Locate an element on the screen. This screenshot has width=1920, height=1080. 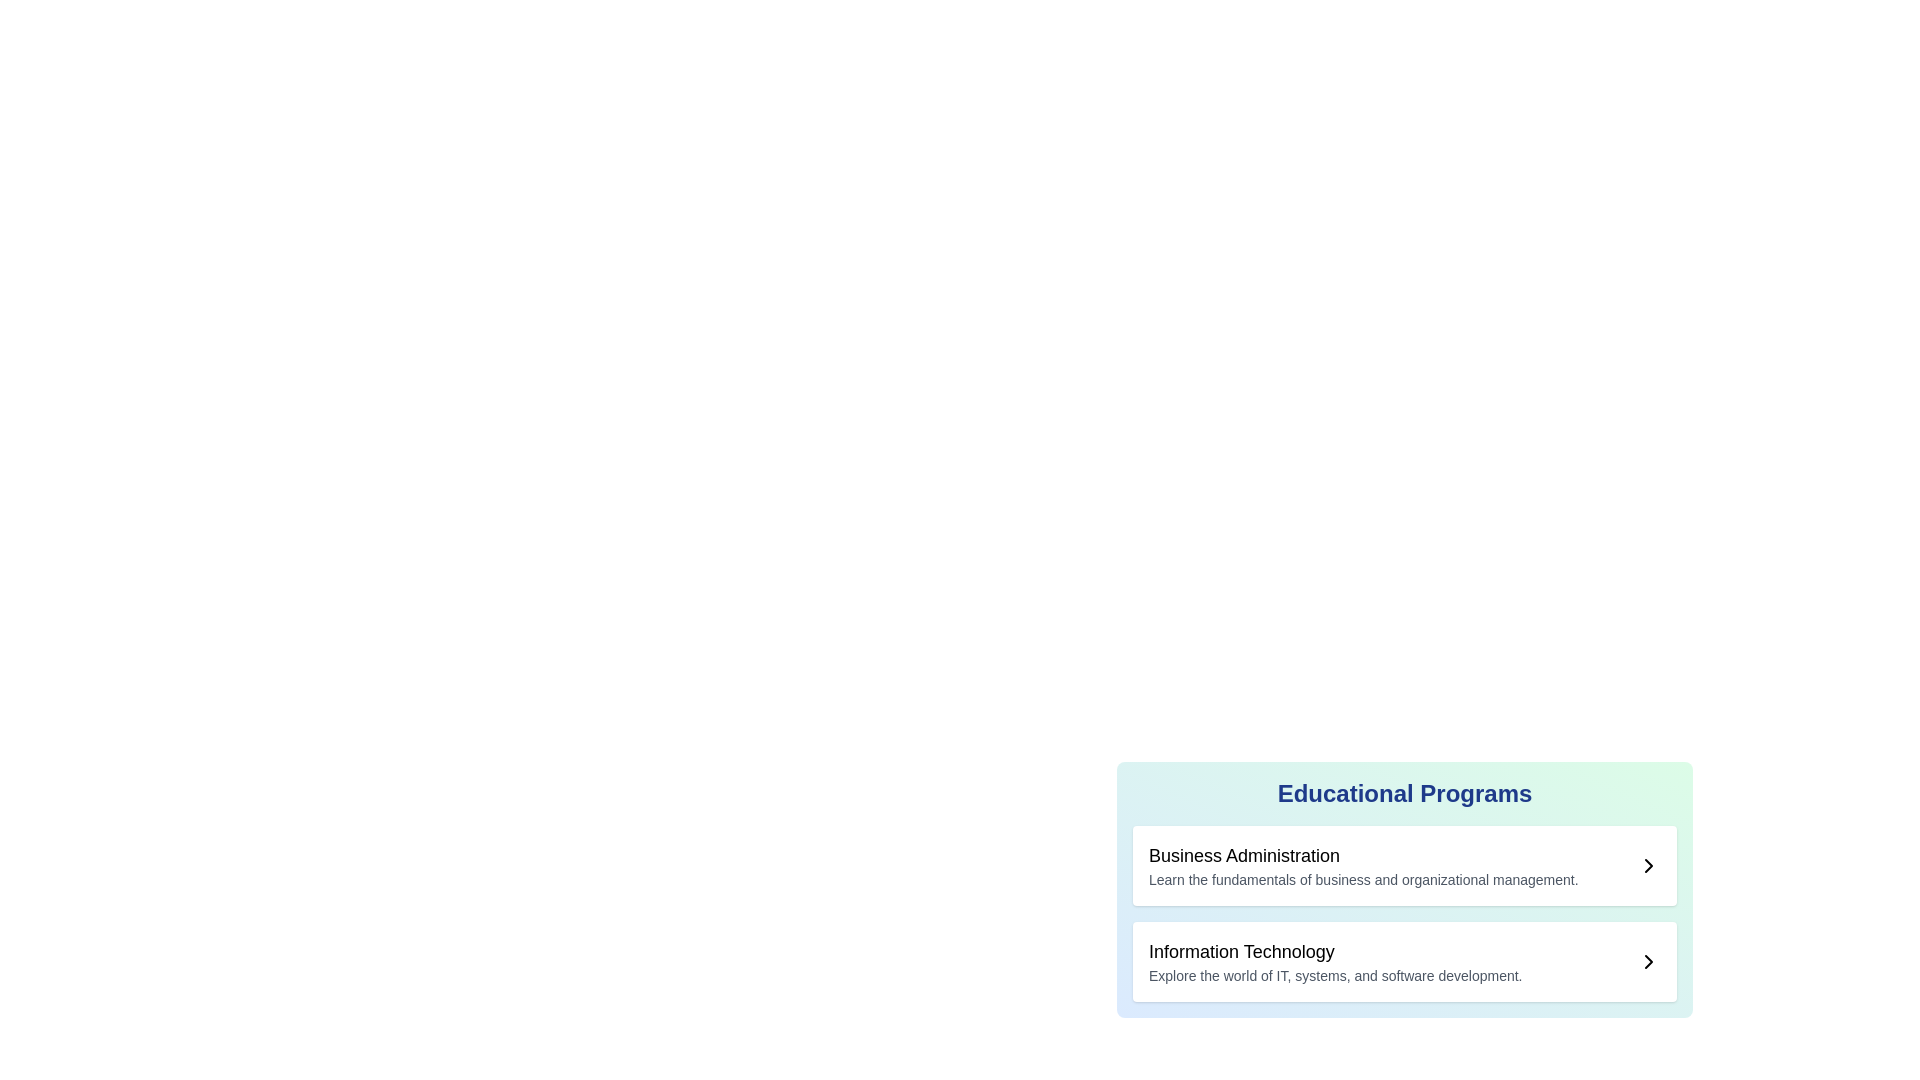
the Navigation link titled 'Information Technology' which has a right-pointing arrow icon and is located below the 'Business Administration' section is located at coordinates (1404, 960).